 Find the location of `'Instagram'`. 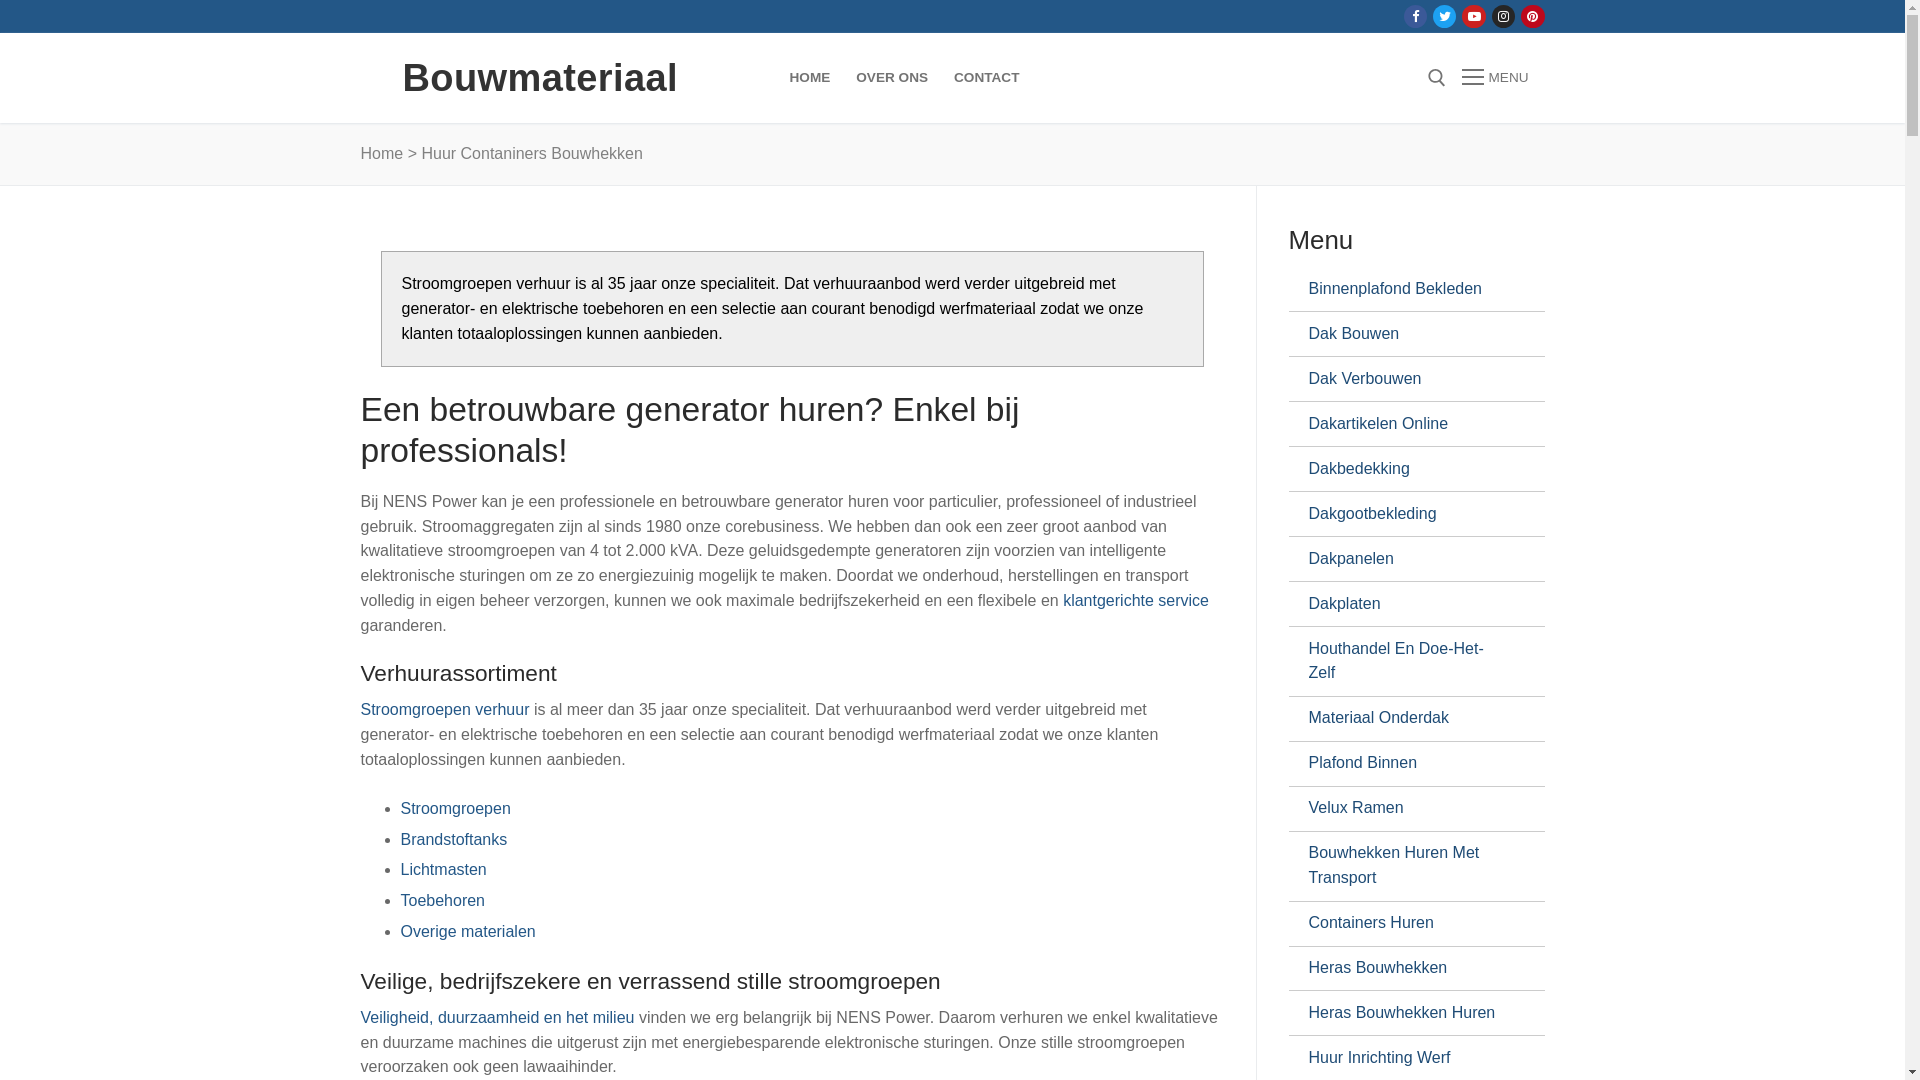

'Instagram' is located at coordinates (1503, 16).